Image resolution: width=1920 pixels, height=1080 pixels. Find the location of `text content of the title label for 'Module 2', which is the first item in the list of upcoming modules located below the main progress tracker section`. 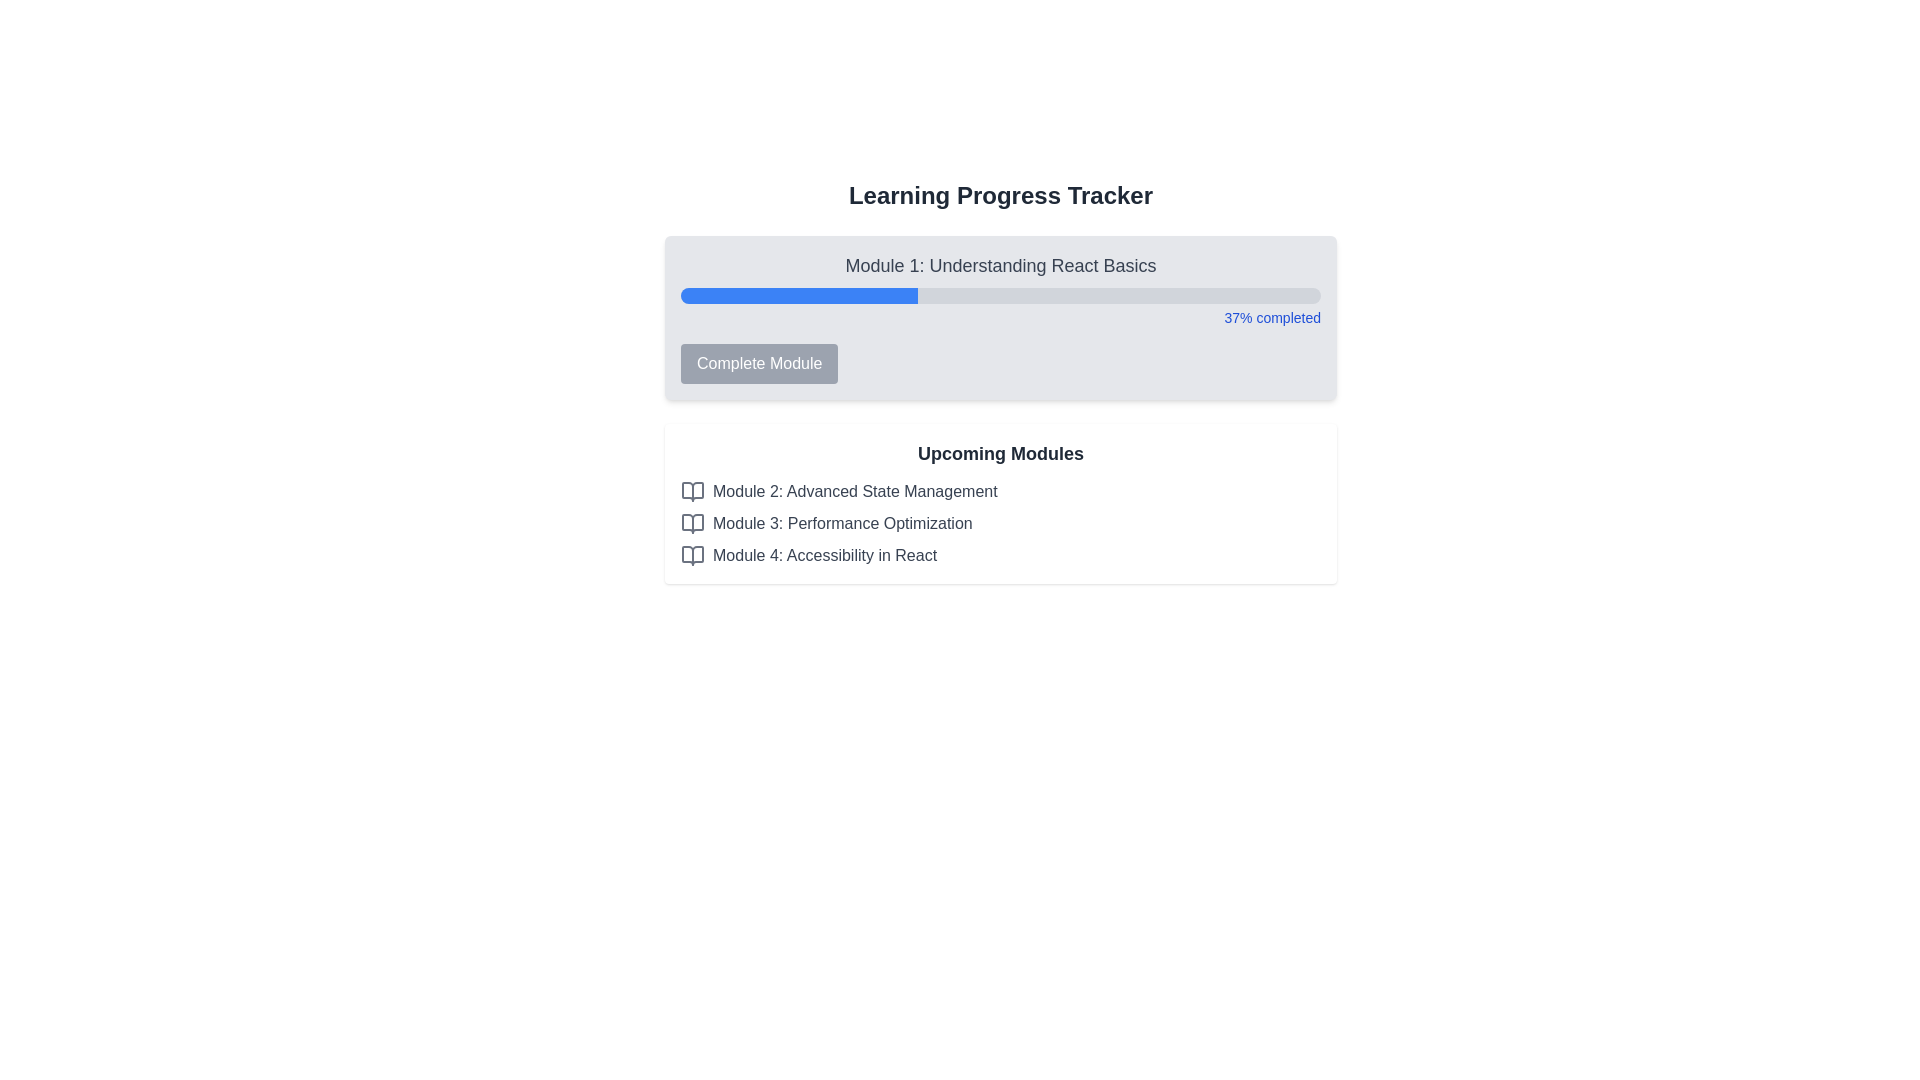

text content of the title label for 'Module 2', which is the first item in the list of upcoming modules located below the main progress tracker section is located at coordinates (855, 492).